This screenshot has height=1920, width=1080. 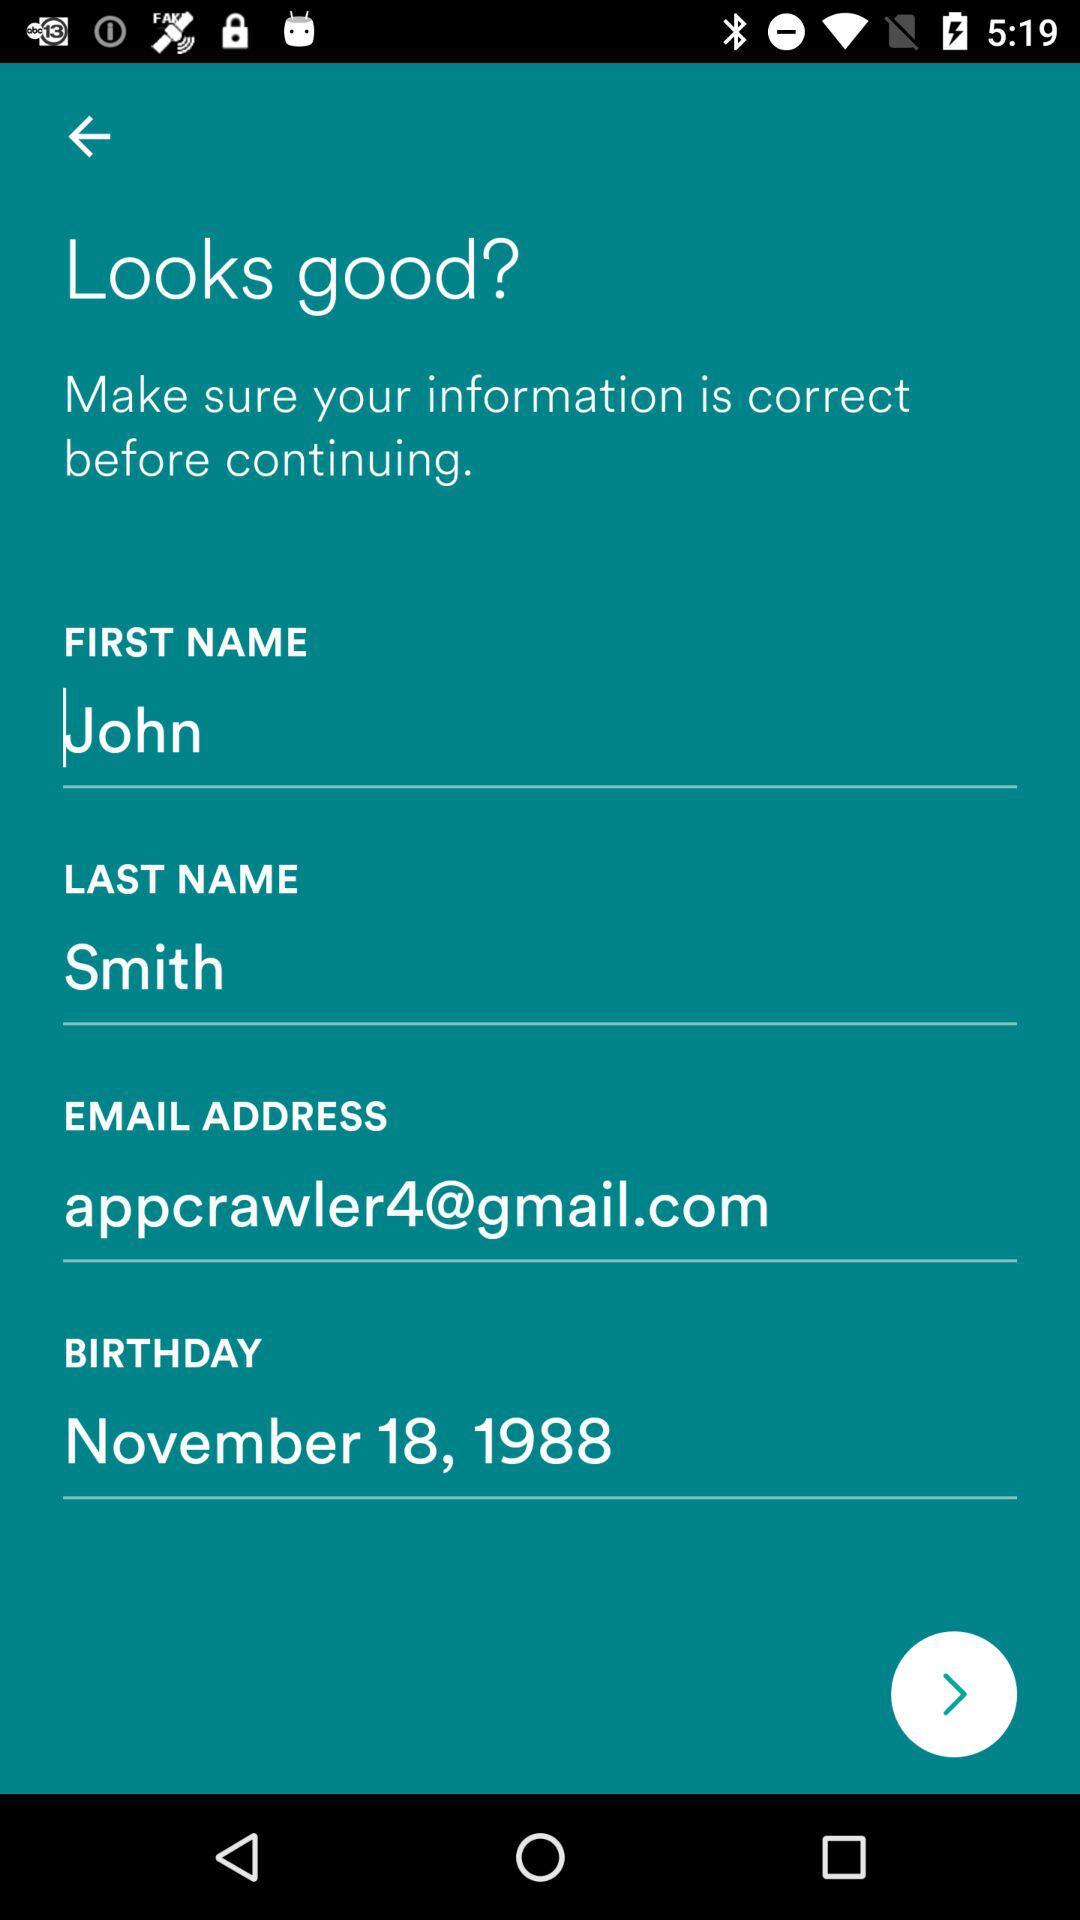 I want to click on smith item, so click(x=540, y=964).